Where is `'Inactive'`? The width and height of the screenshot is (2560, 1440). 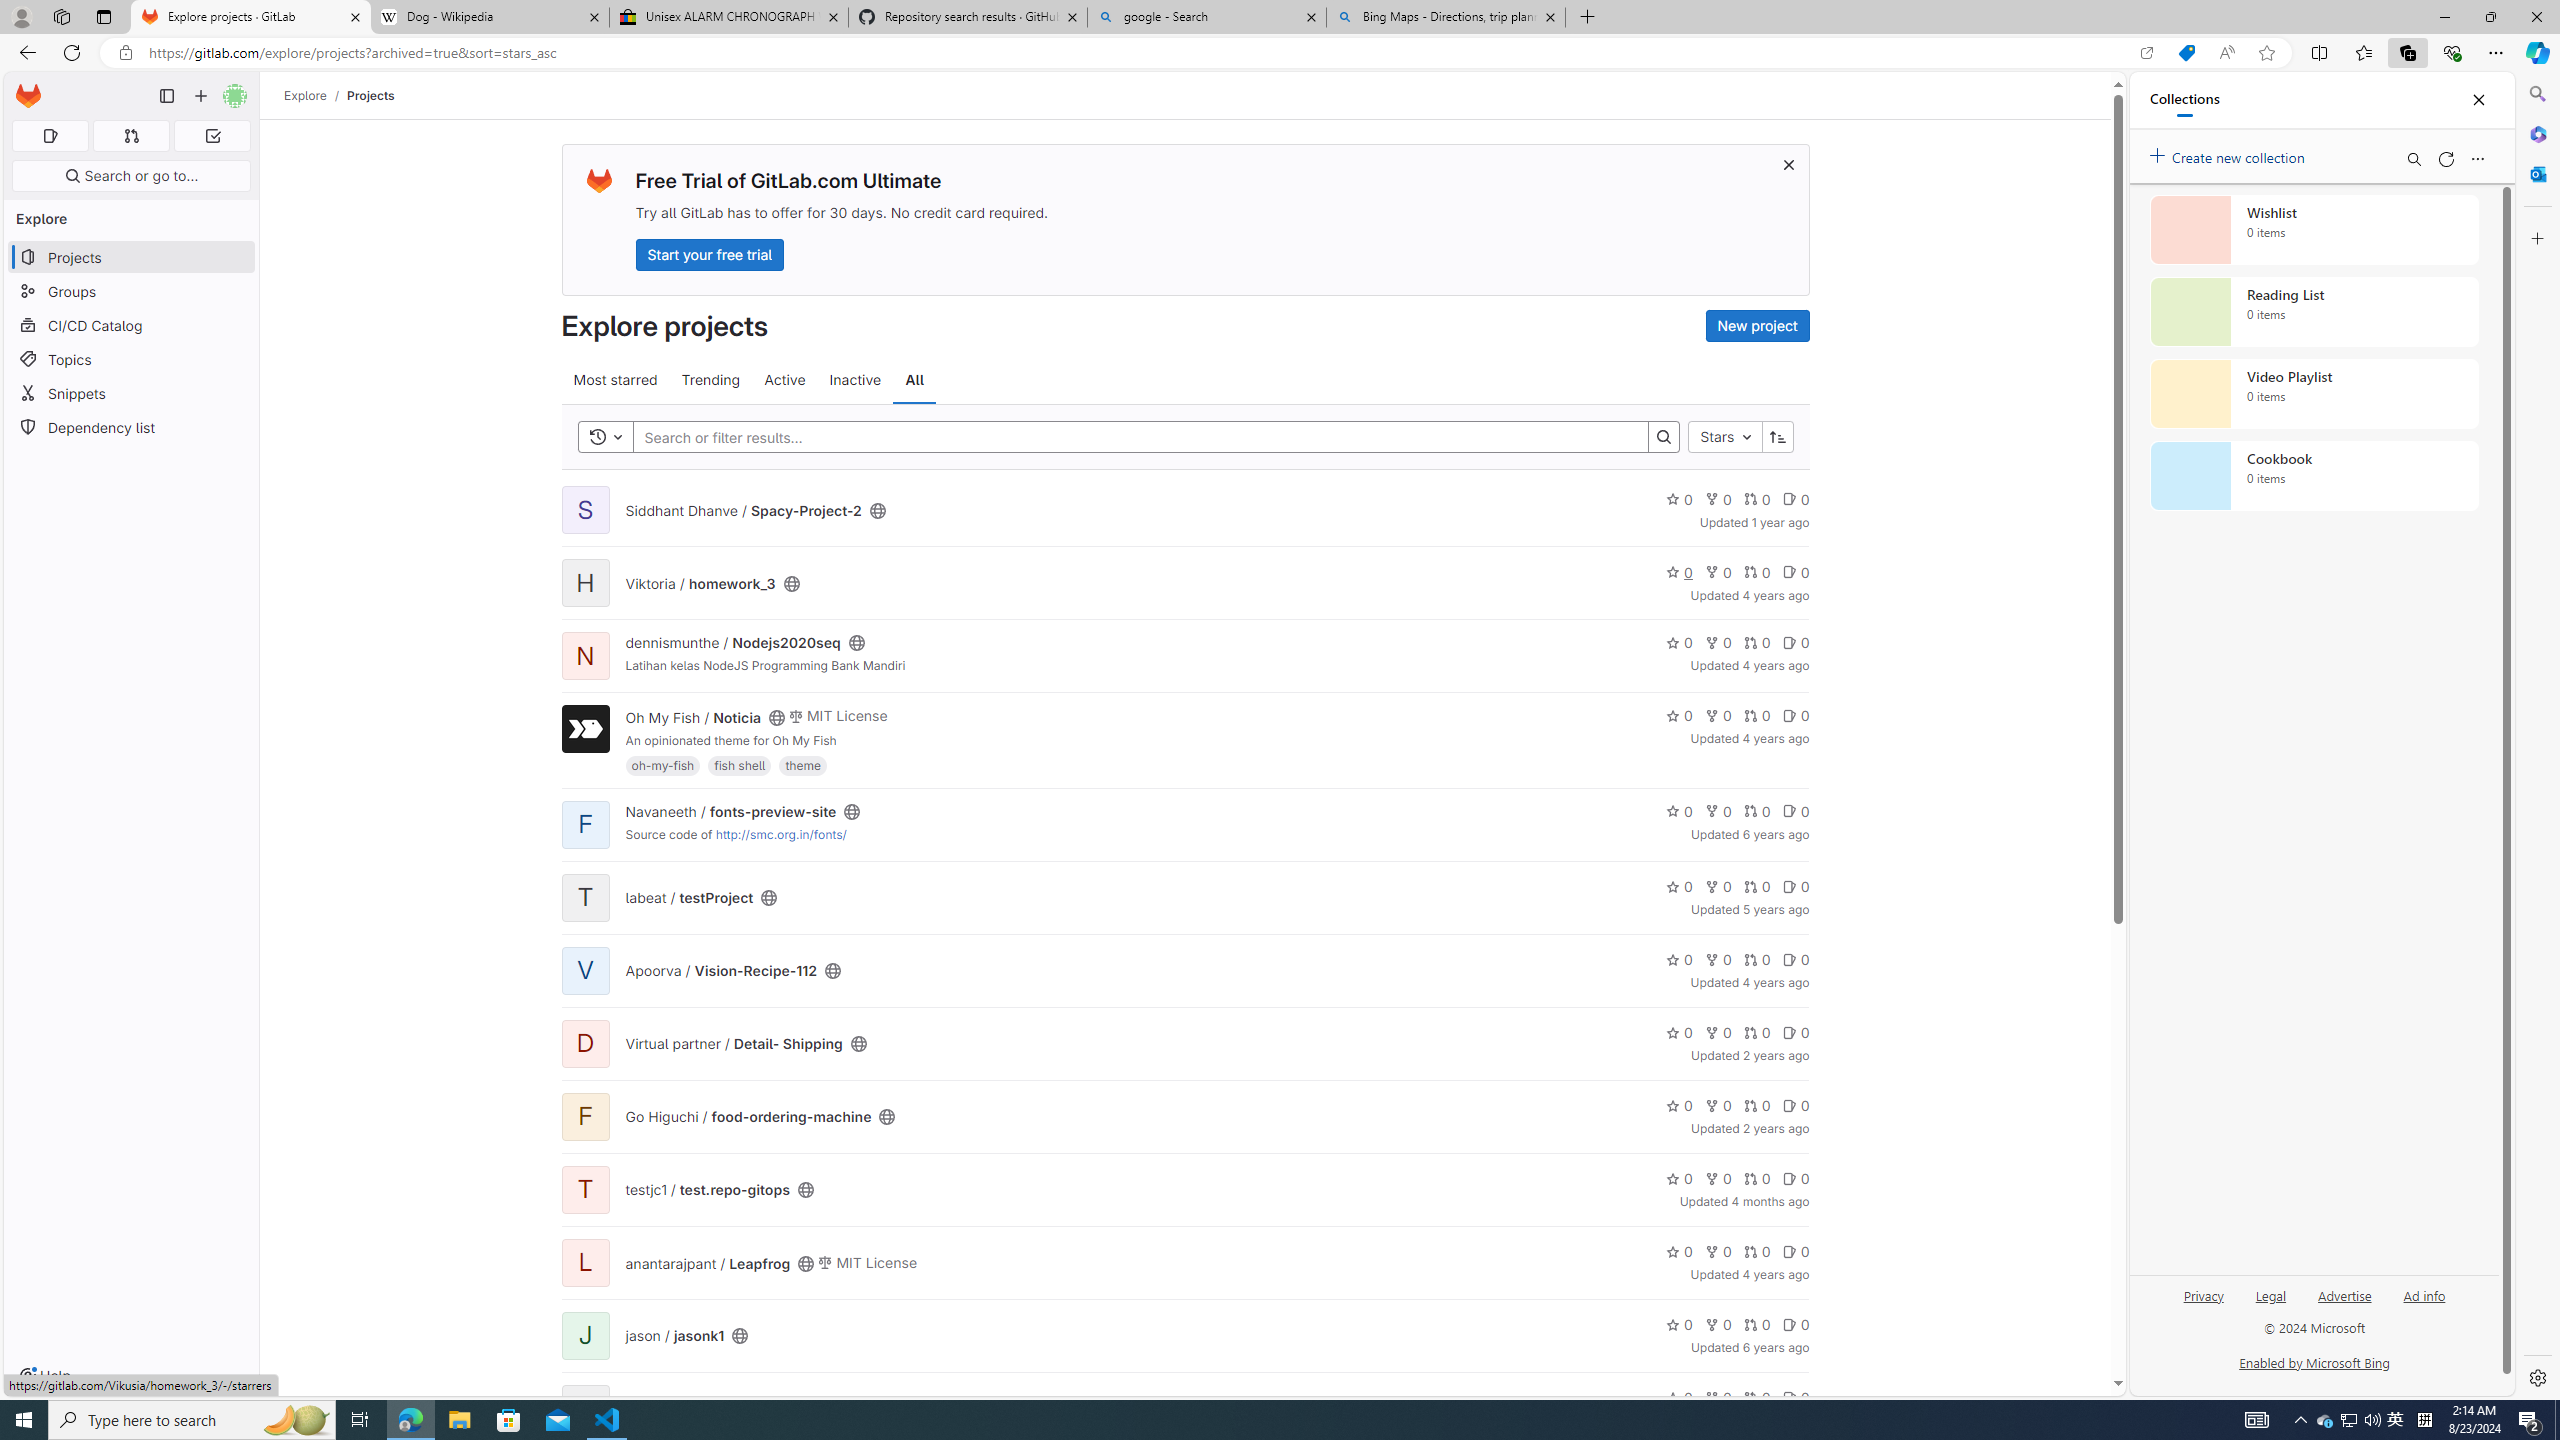
'Inactive' is located at coordinates (855, 379).